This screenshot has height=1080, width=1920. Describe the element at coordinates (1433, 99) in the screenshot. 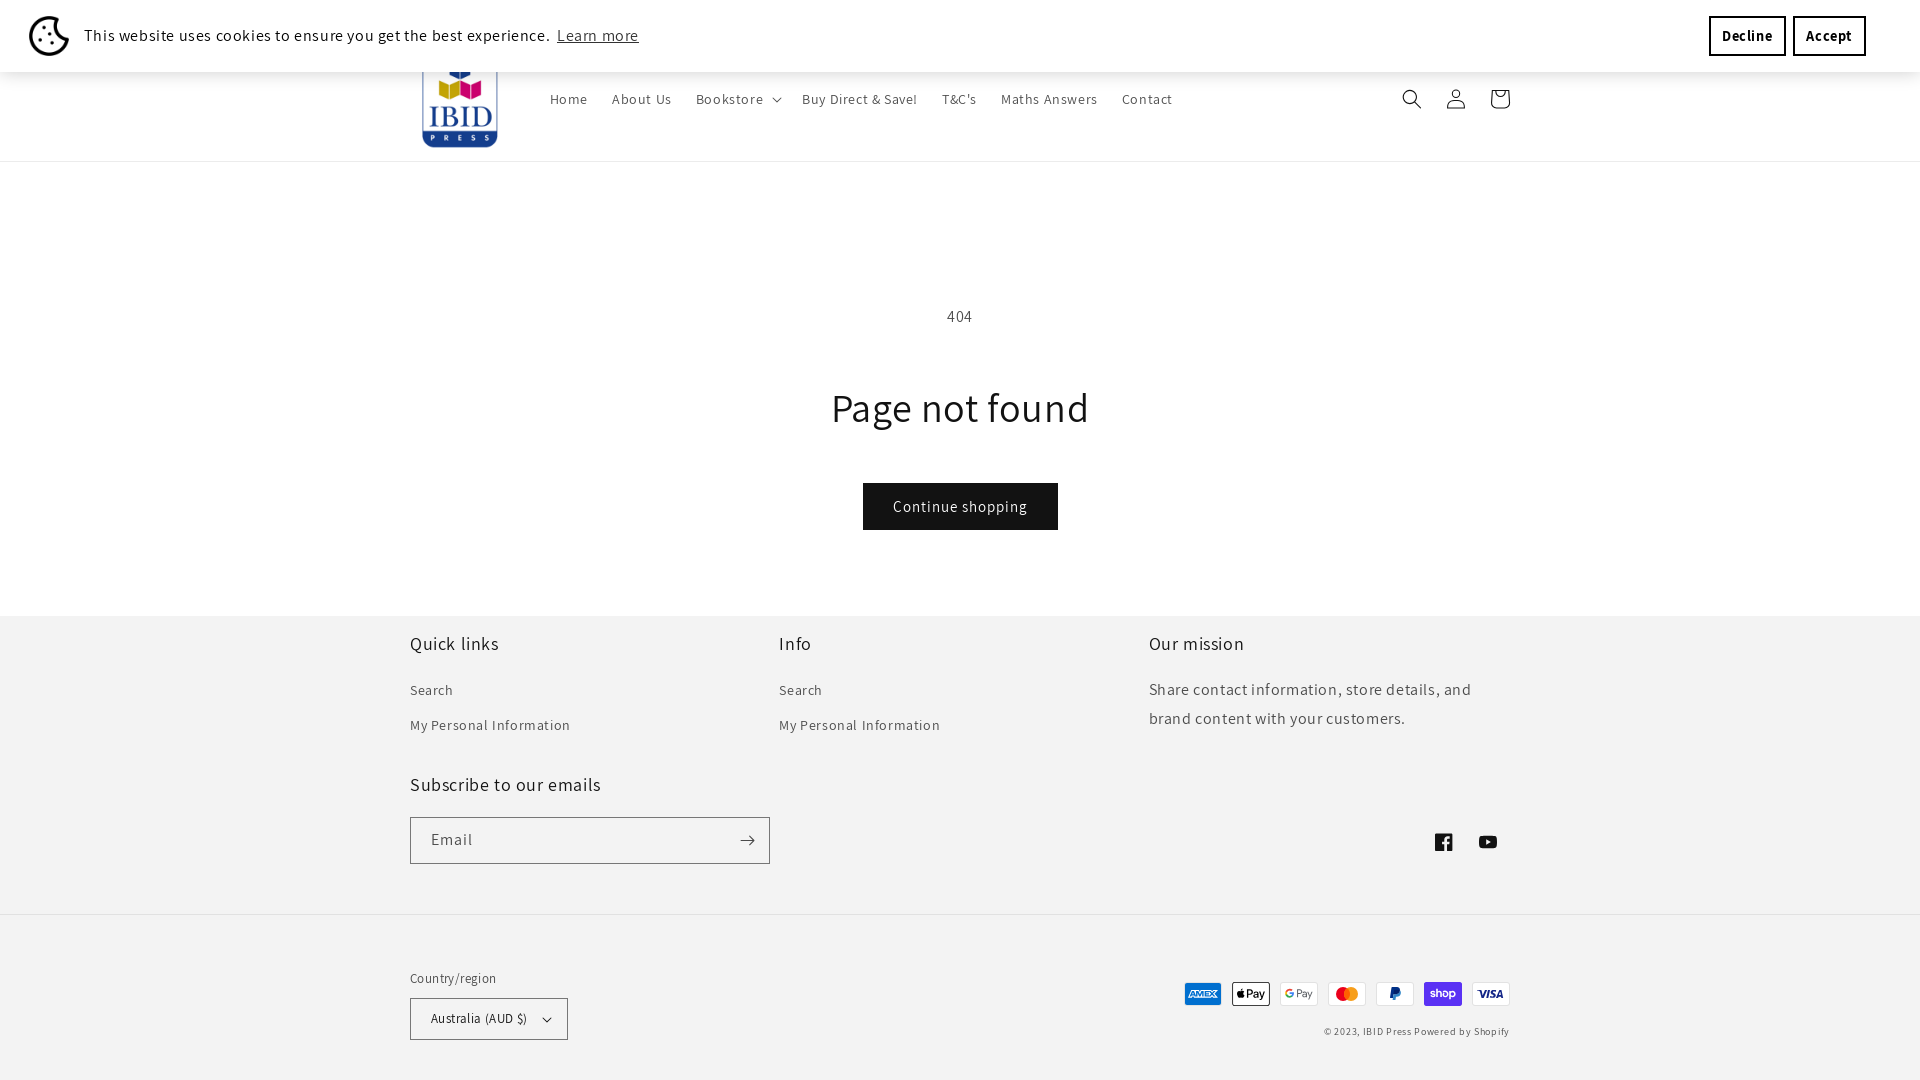

I see `'Log in'` at that location.